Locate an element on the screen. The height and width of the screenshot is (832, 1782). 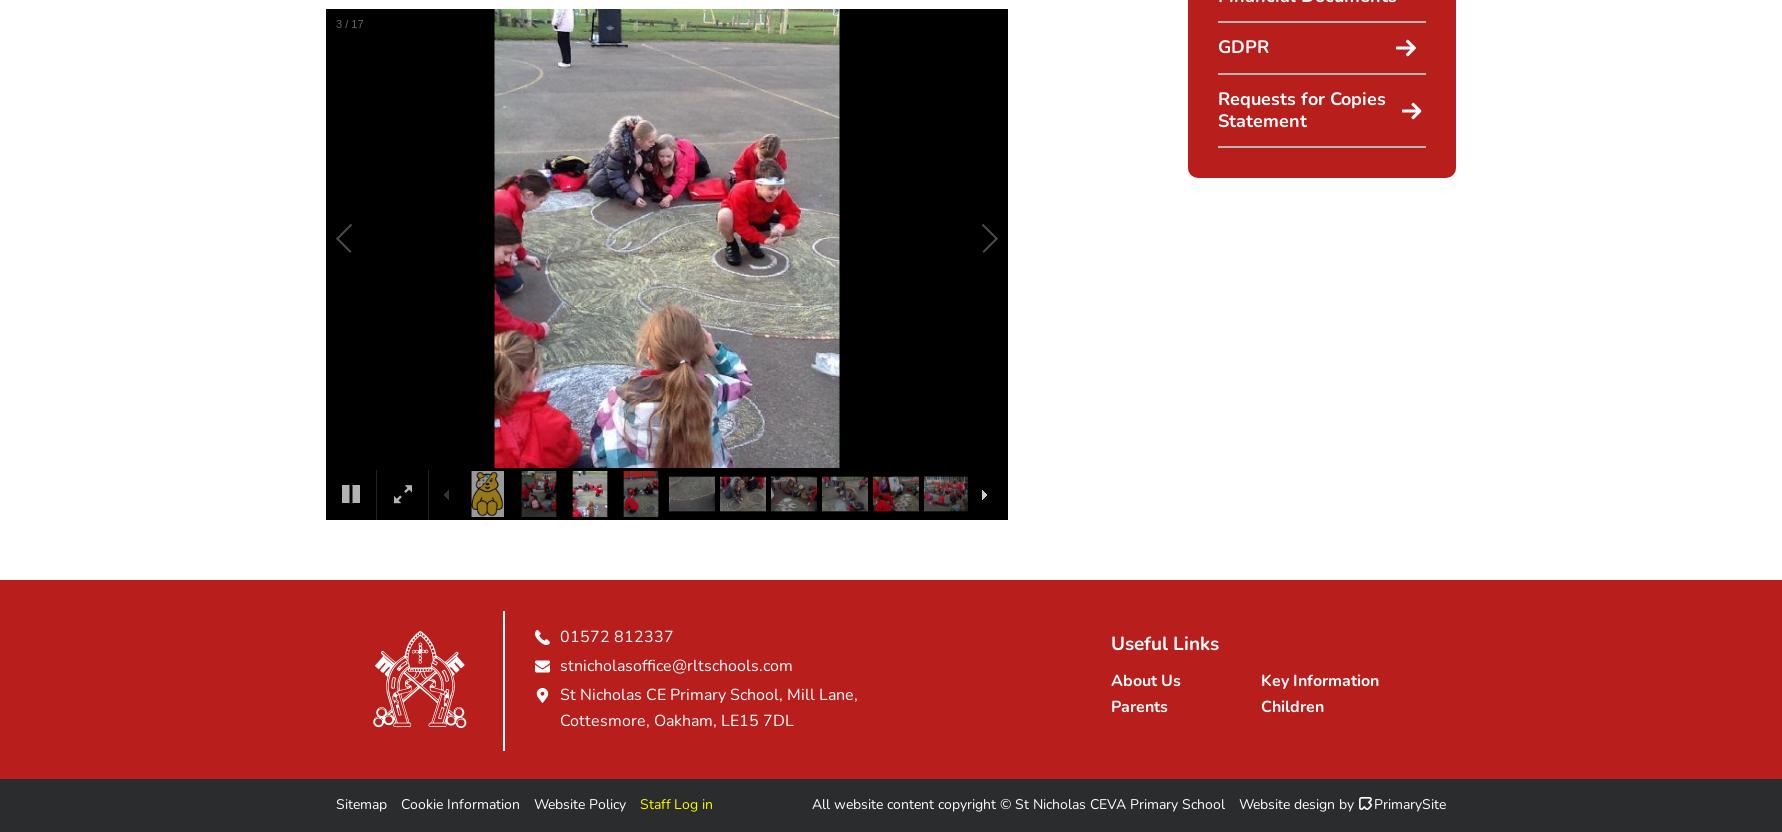
'3' is located at coordinates (337, 22).